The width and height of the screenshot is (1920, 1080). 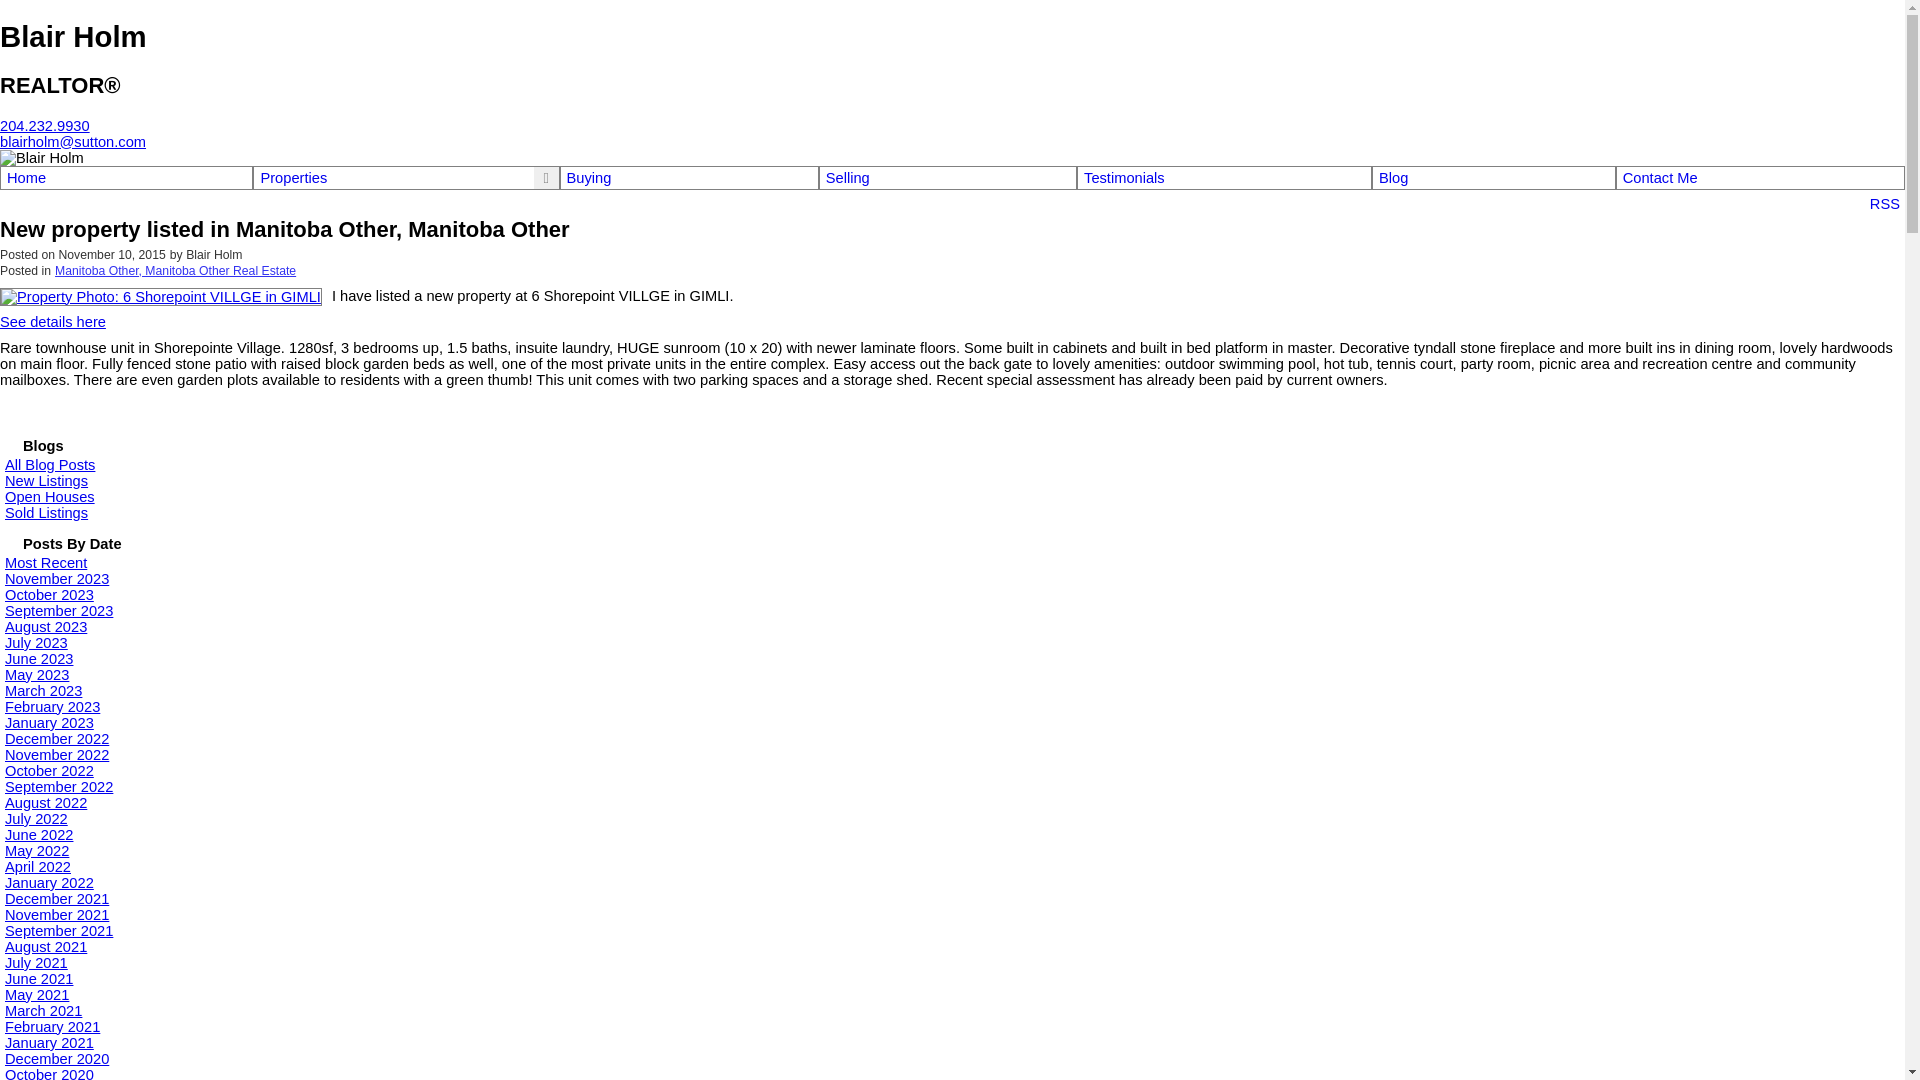 What do you see at coordinates (38, 978) in the screenshot?
I see `'June 2021'` at bounding box center [38, 978].